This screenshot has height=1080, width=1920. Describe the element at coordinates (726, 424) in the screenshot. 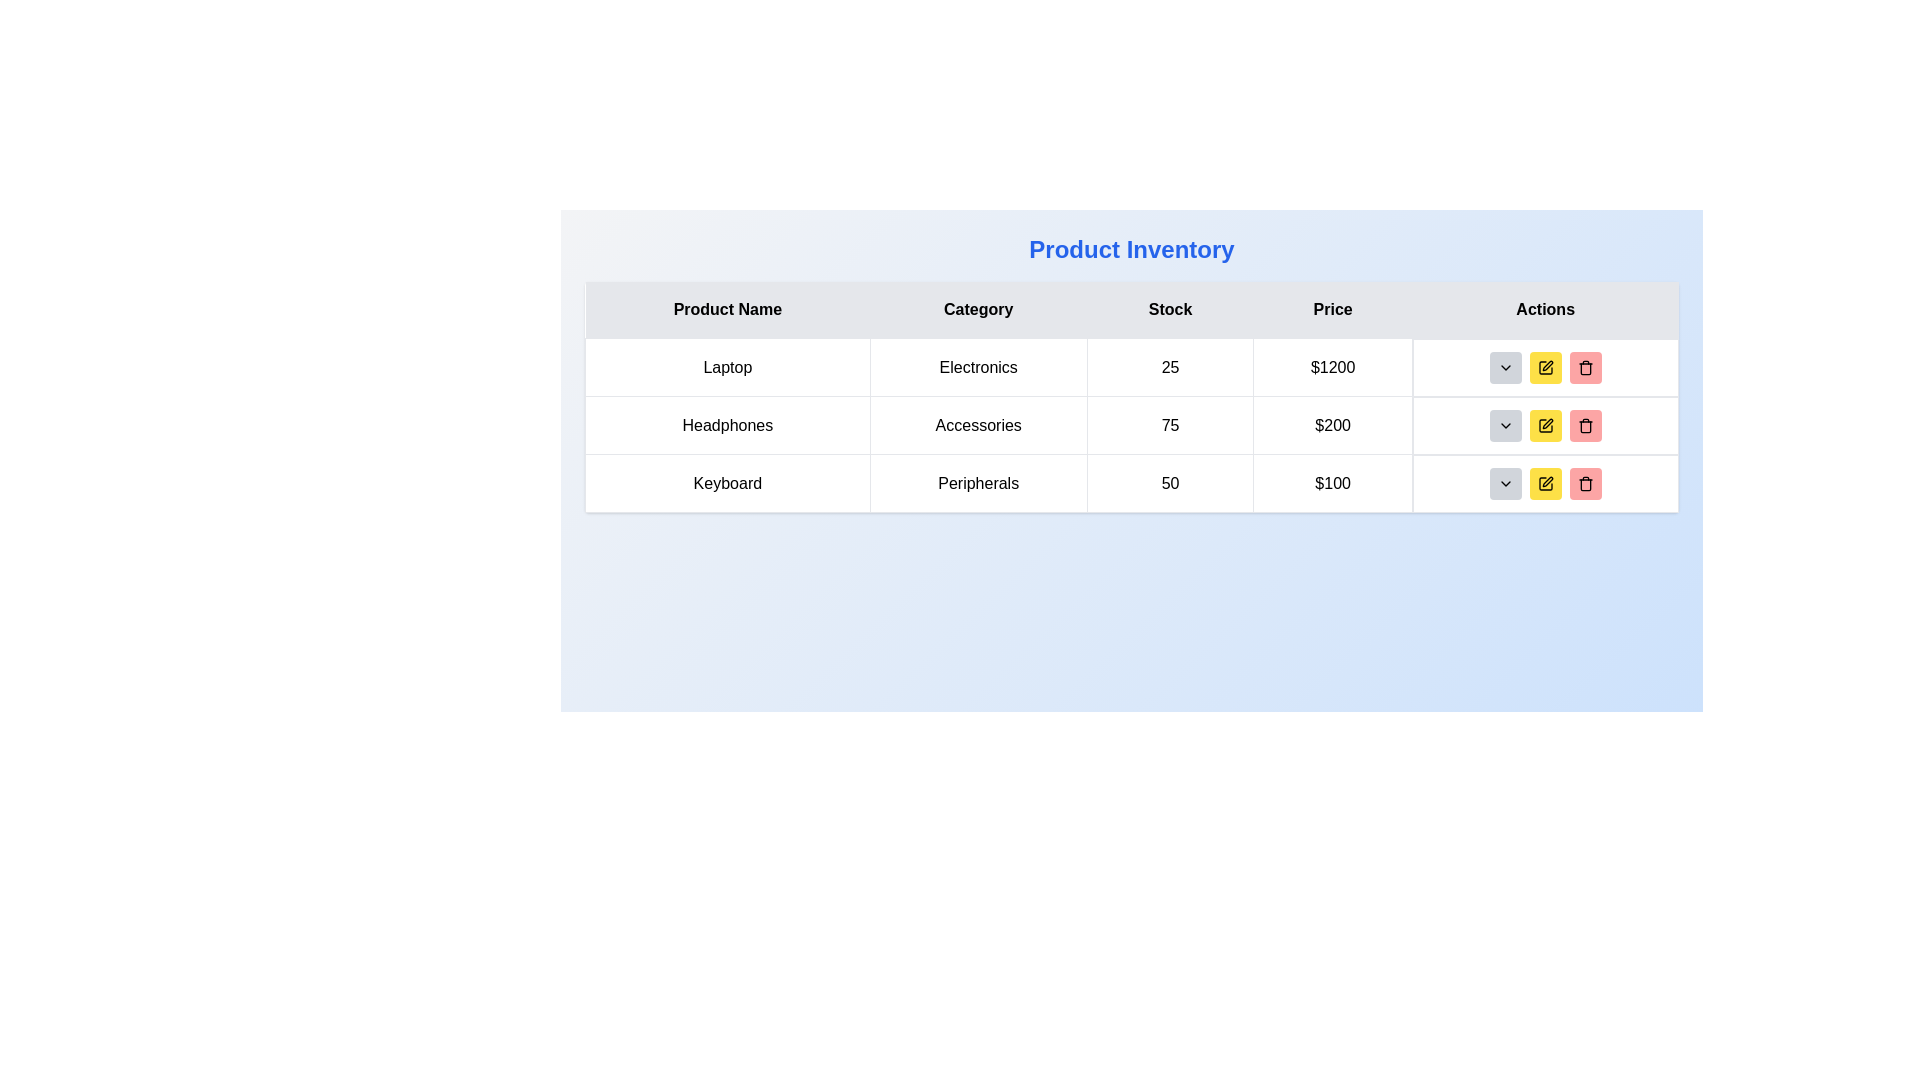

I see `text content of the label displaying 'Headphones', which is styled with center alignment and located under the 'Product Name' column in the second row of a tabular structure` at that location.